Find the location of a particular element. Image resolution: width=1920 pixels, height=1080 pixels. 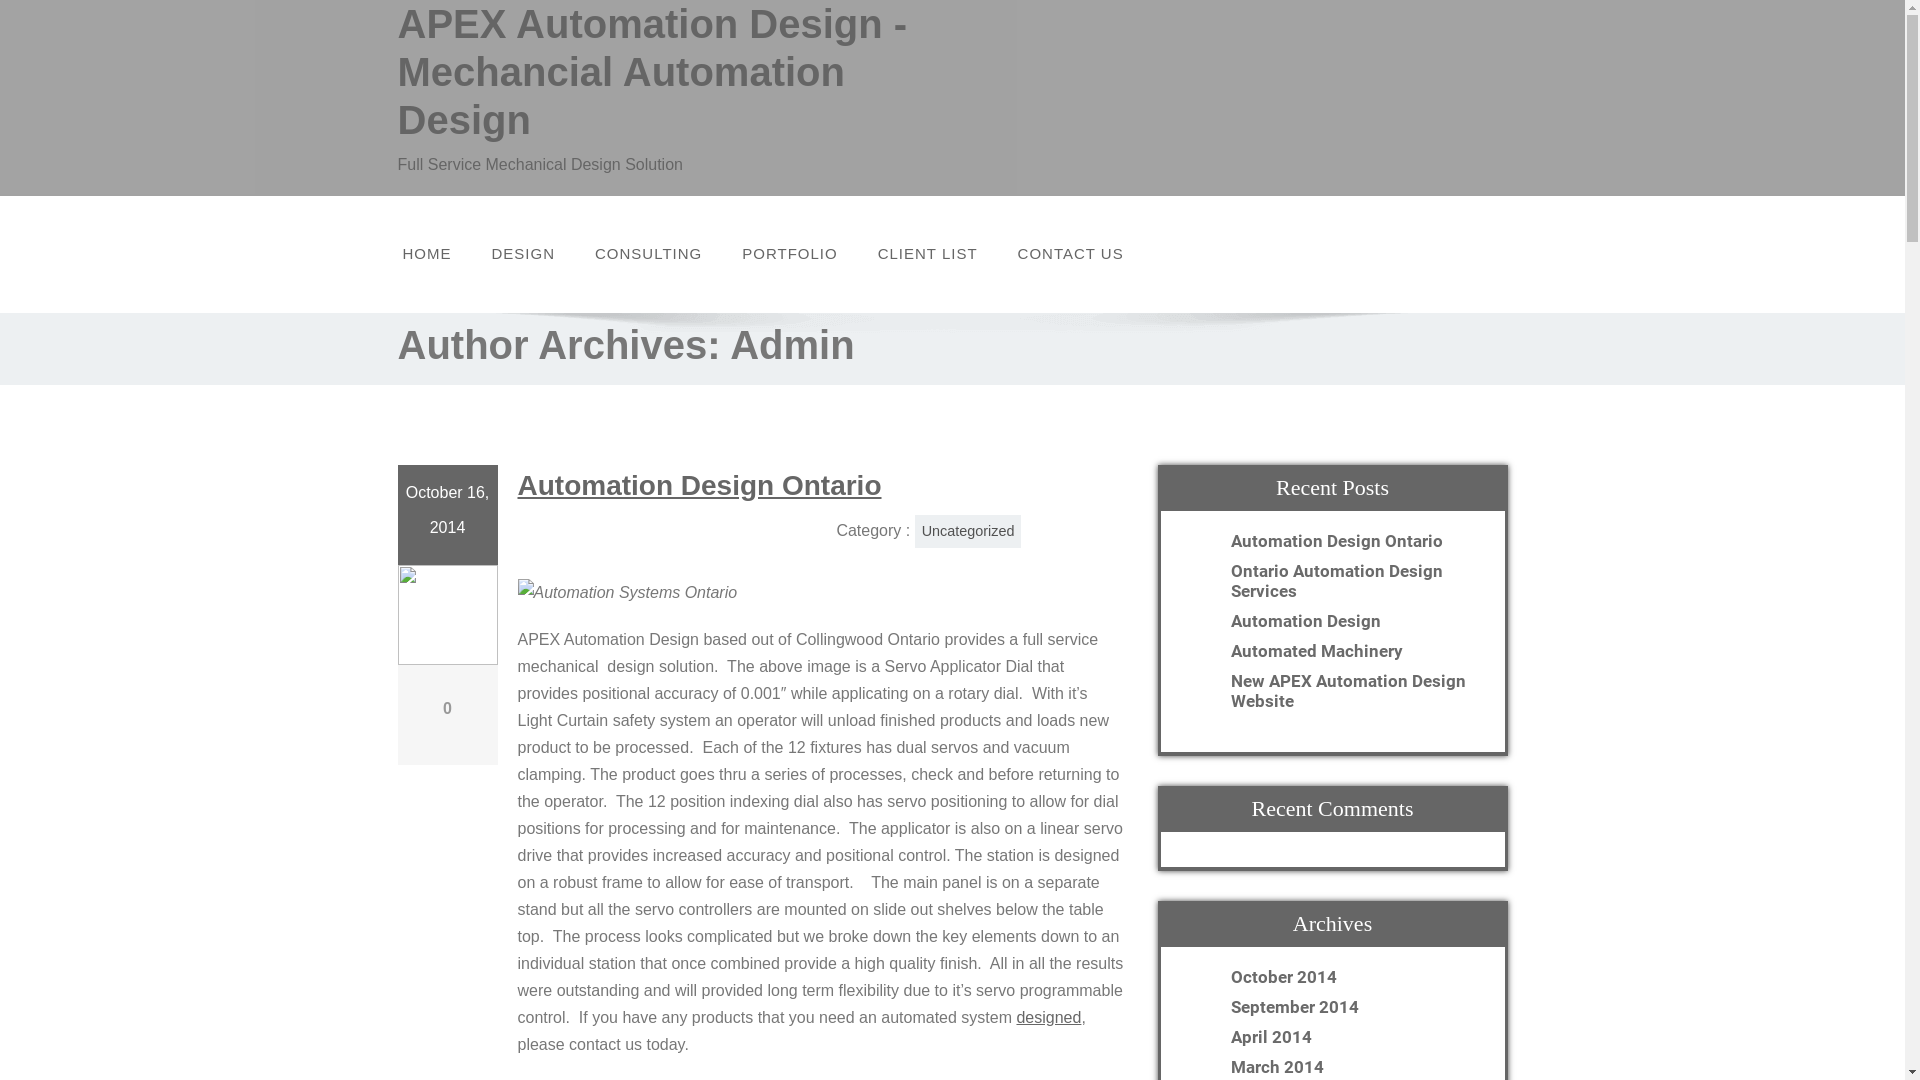

'Automation Design' is located at coordinates (1352, 619).